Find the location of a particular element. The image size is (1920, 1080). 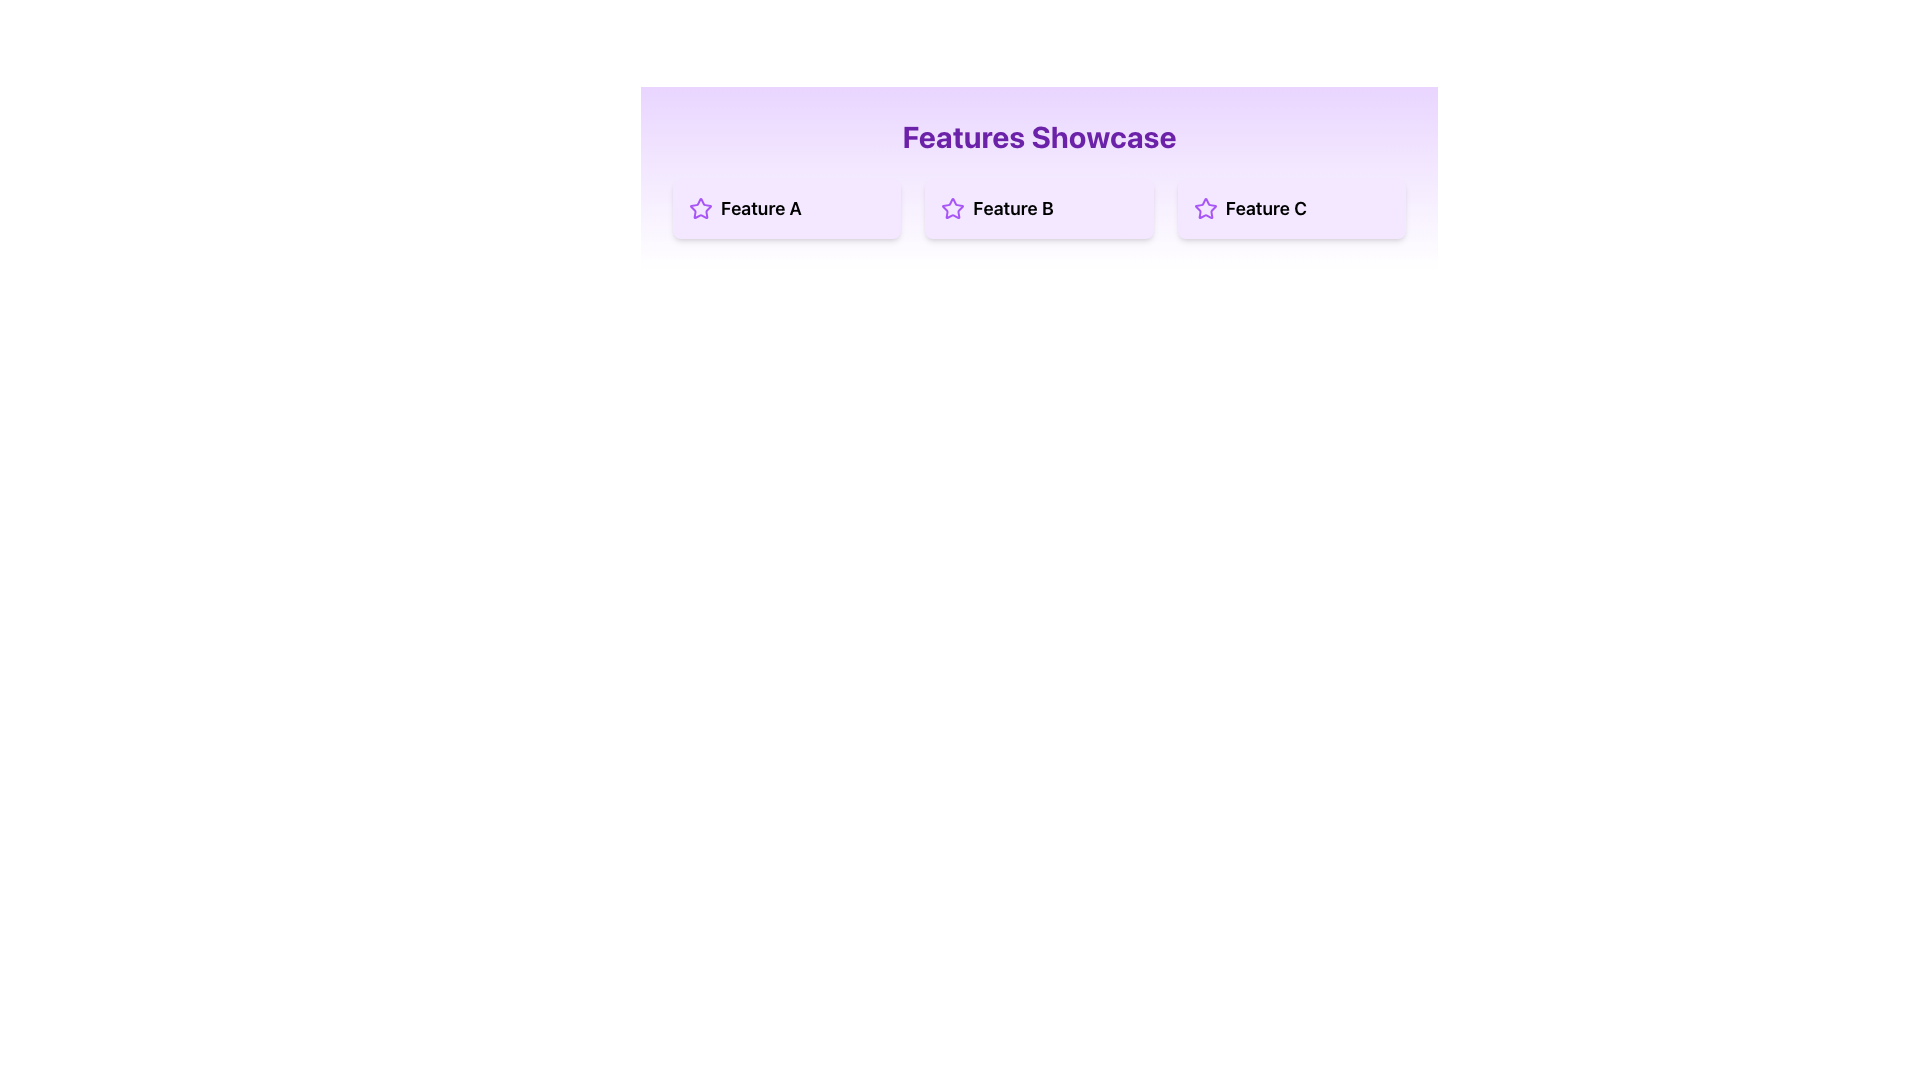

the 'Feature B' informational card located at the center of the row, between 'Feature A' and 'Feature C' is located at coordinates (1039, 208).